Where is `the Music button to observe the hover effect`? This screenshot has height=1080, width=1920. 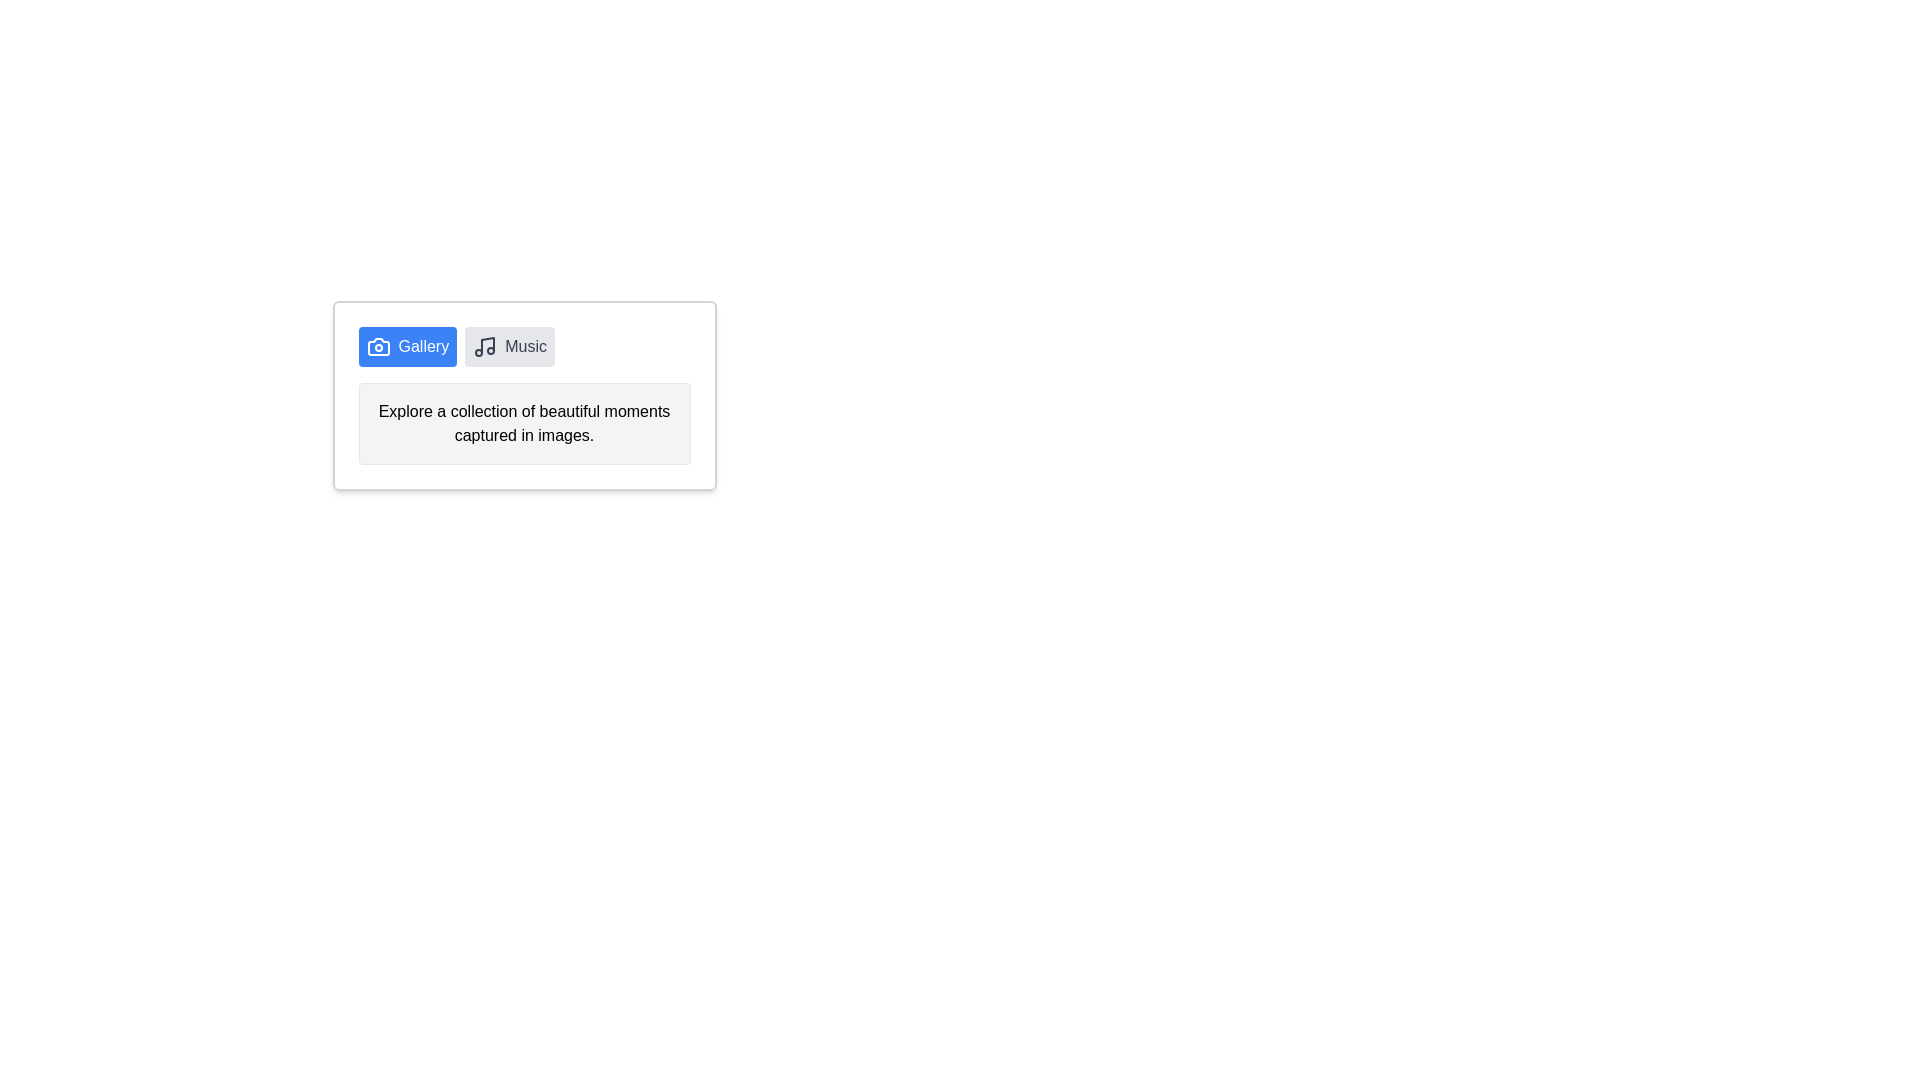
the Music button to observe the hover effect is located at coordinates (510, 346).